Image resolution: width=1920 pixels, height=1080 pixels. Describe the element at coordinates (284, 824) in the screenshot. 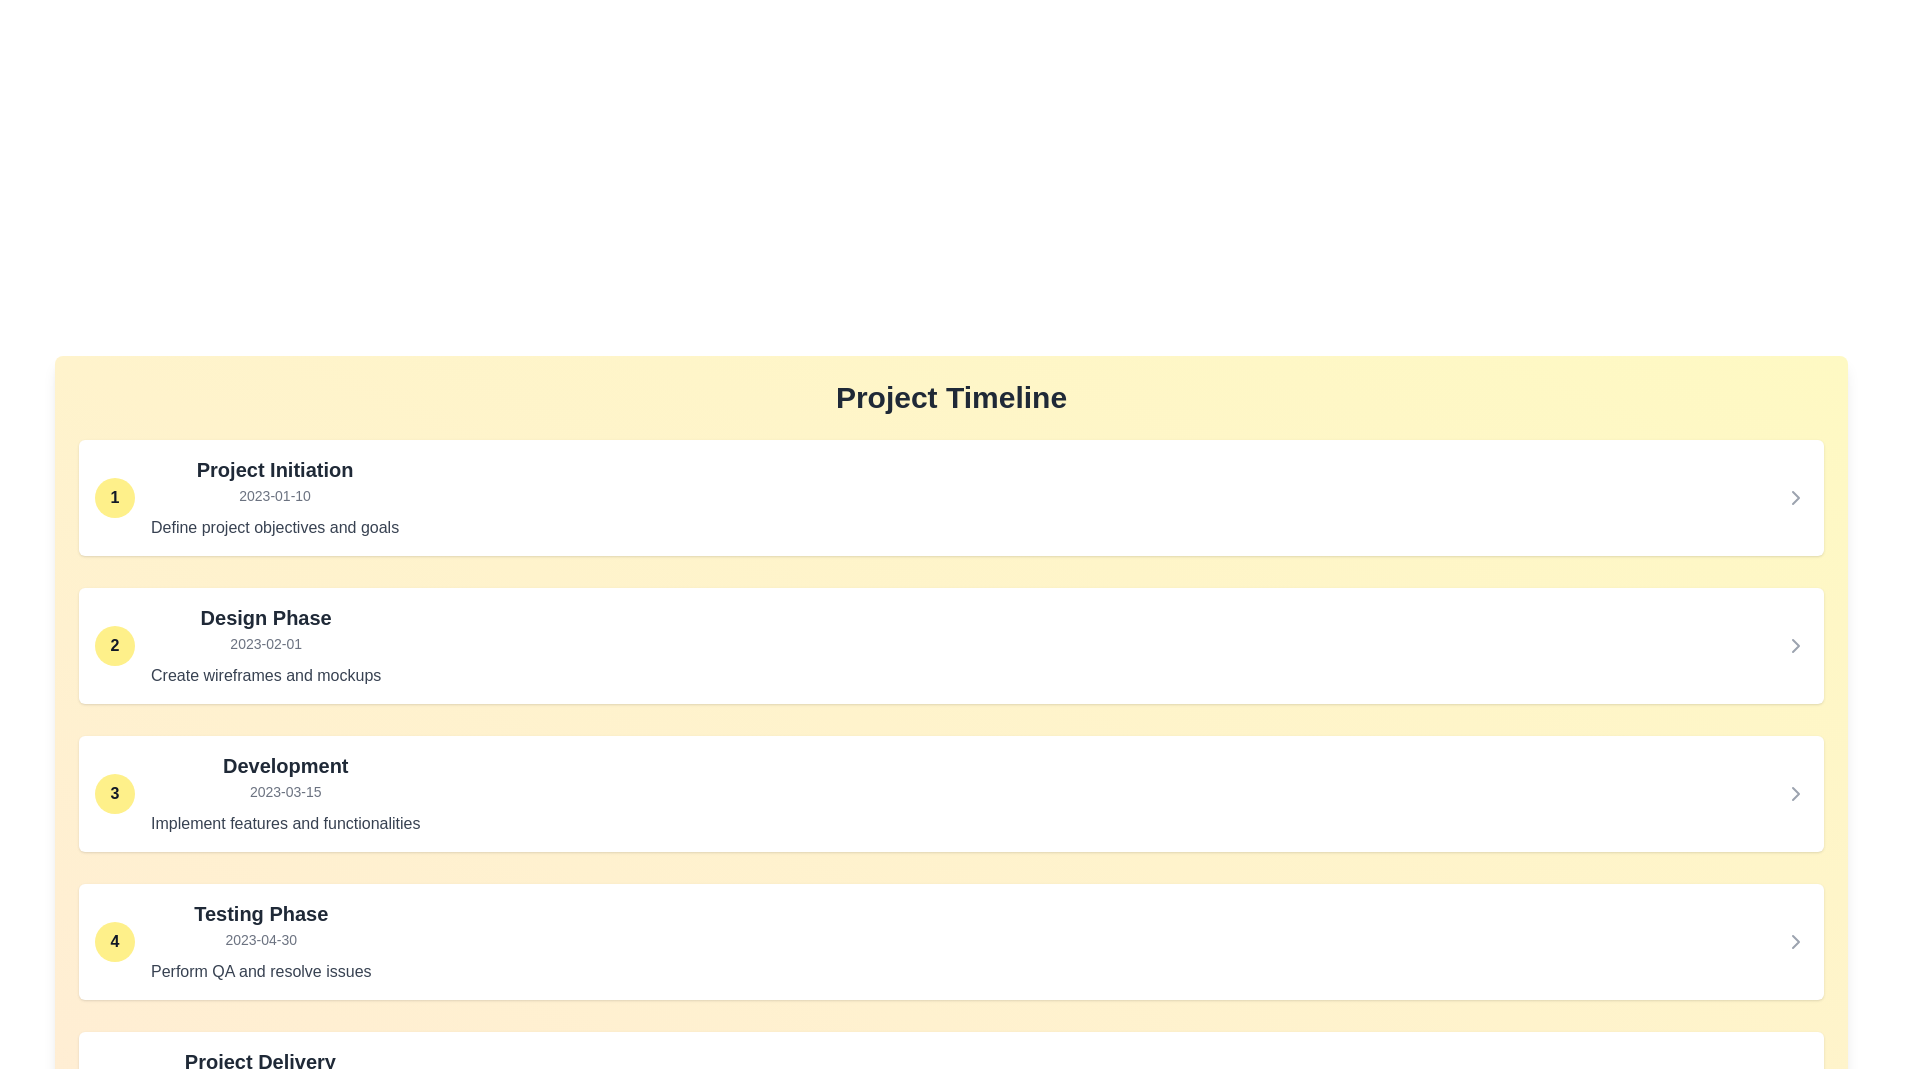

I see `the text label displaying 'Implement features and functionalities' in gray font, located beneath the 'Development' section header and the date '2023-03-15'` at that location.